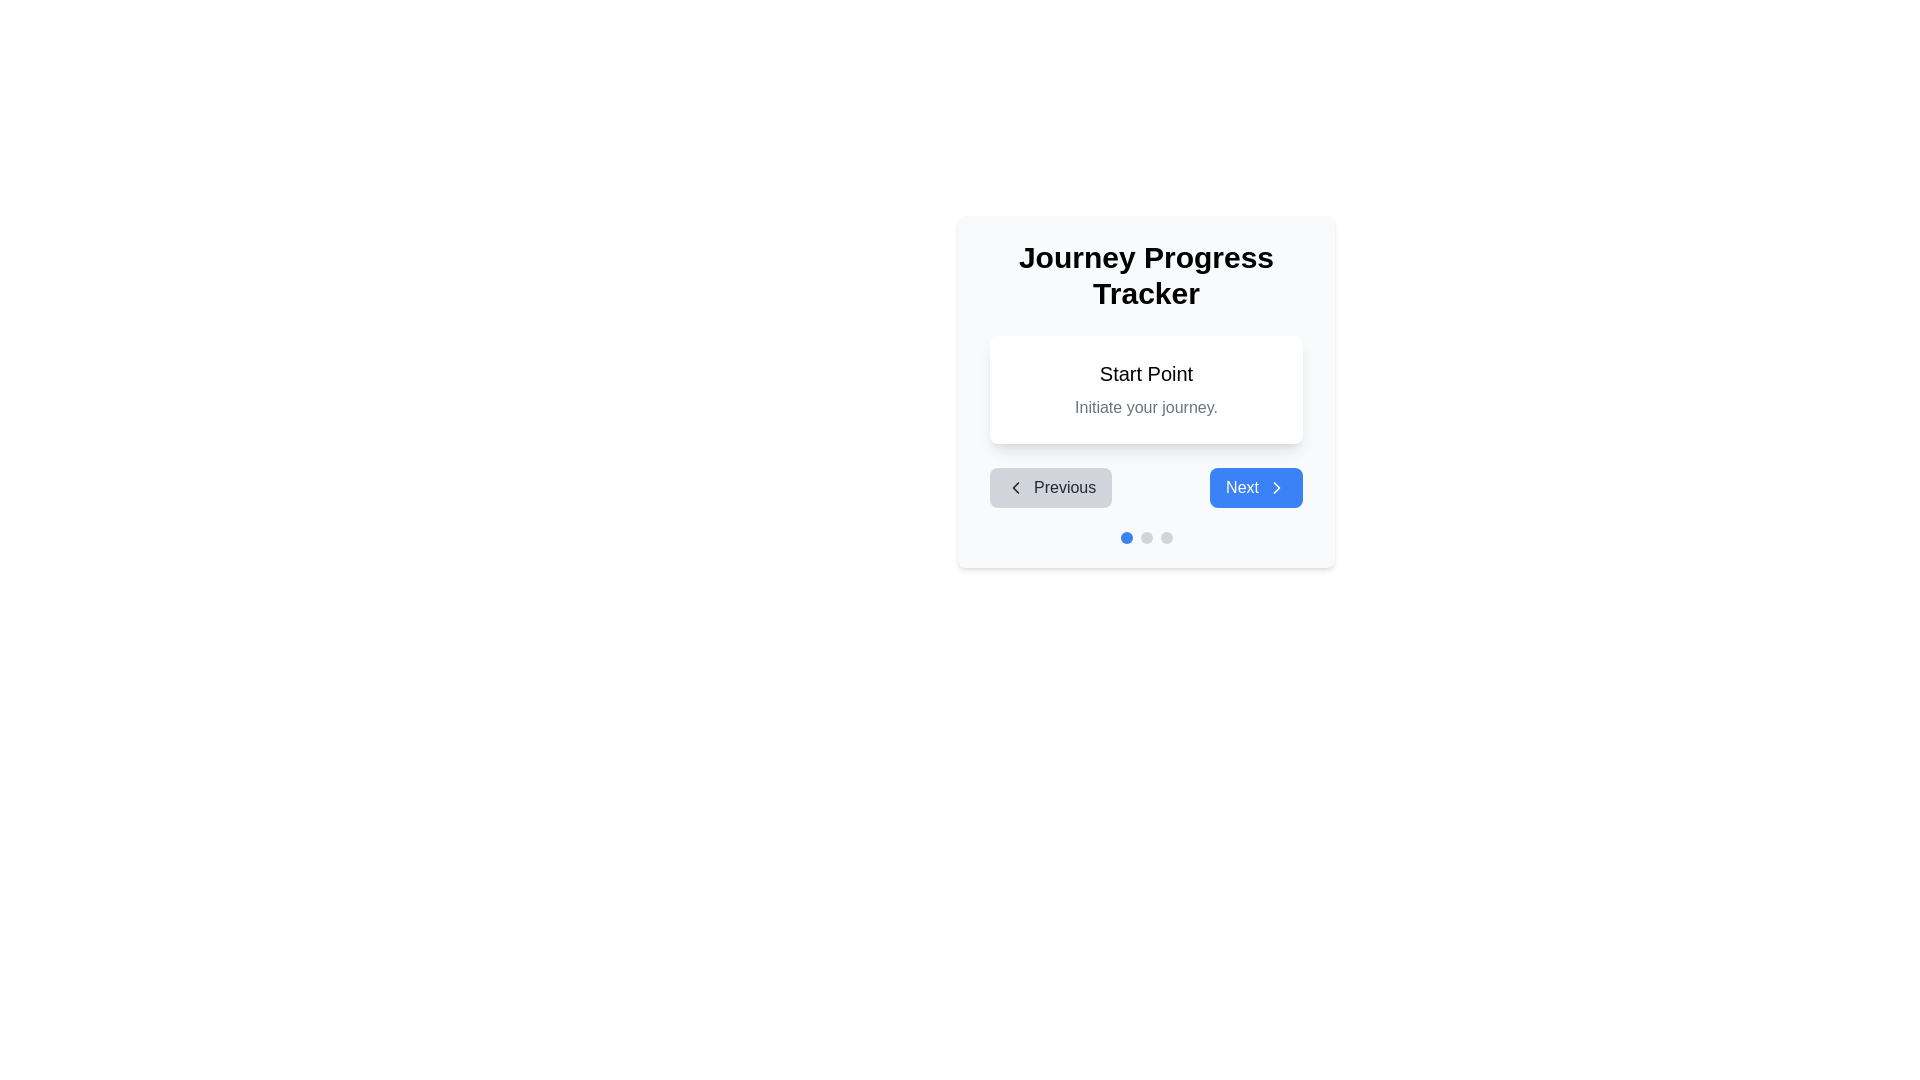 This screenshot has height=1080, width=1920. What do you see at coordinates (1255, 488) in the screenshot?
I see `the navigation button positioned to the right of the 'Previous' button below the 'Journey Progress Tracker' section` at bounding box center [1255, 488].